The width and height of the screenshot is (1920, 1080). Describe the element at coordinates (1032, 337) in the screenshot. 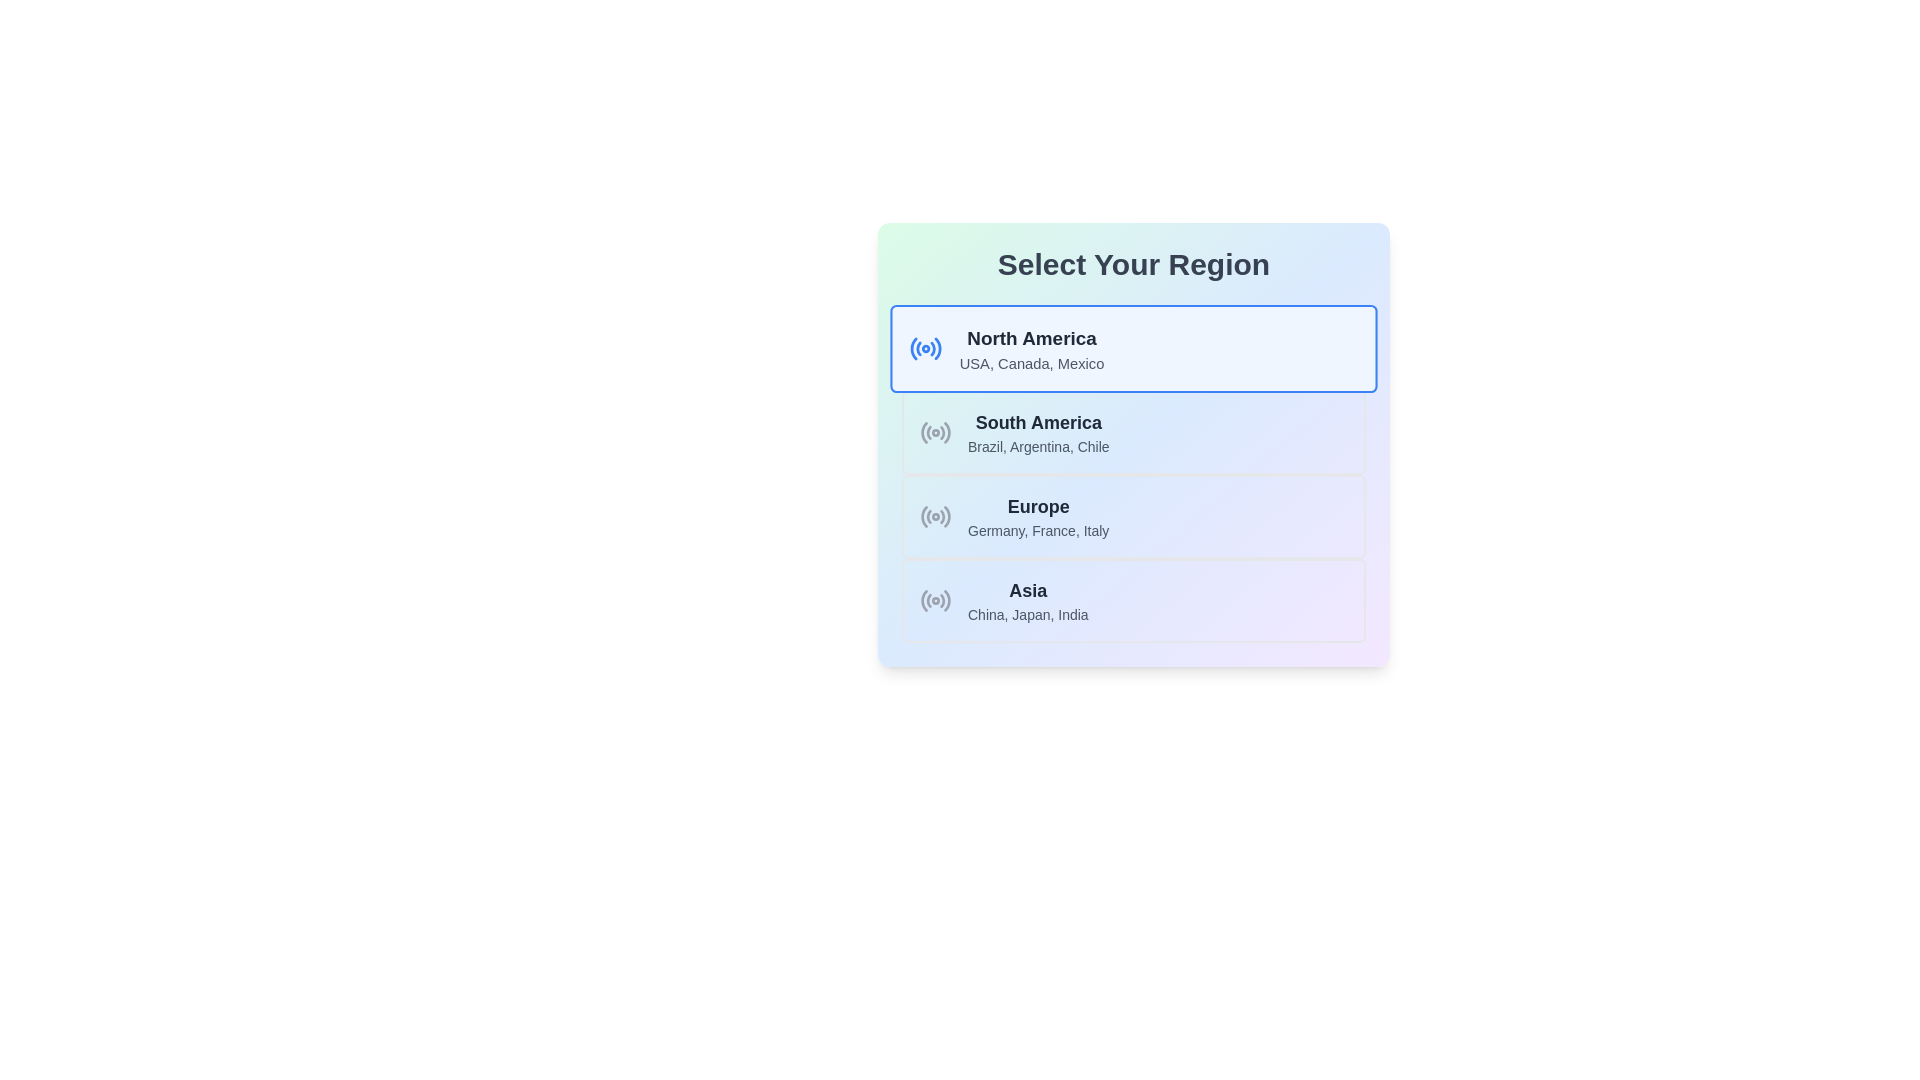

I see `the text label that identifies the 'North America' region option, which is positioned at the top center of its card, above the subtext 'USA, Canada, Mexico'` at that location.